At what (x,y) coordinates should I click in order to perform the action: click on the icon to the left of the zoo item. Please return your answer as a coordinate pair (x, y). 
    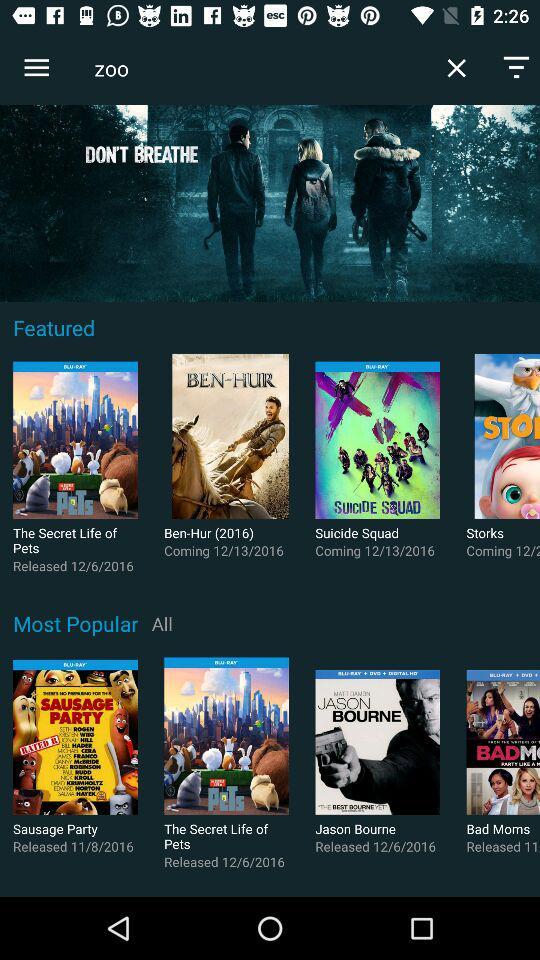
    Looking at the image, I should click on (36, 68).